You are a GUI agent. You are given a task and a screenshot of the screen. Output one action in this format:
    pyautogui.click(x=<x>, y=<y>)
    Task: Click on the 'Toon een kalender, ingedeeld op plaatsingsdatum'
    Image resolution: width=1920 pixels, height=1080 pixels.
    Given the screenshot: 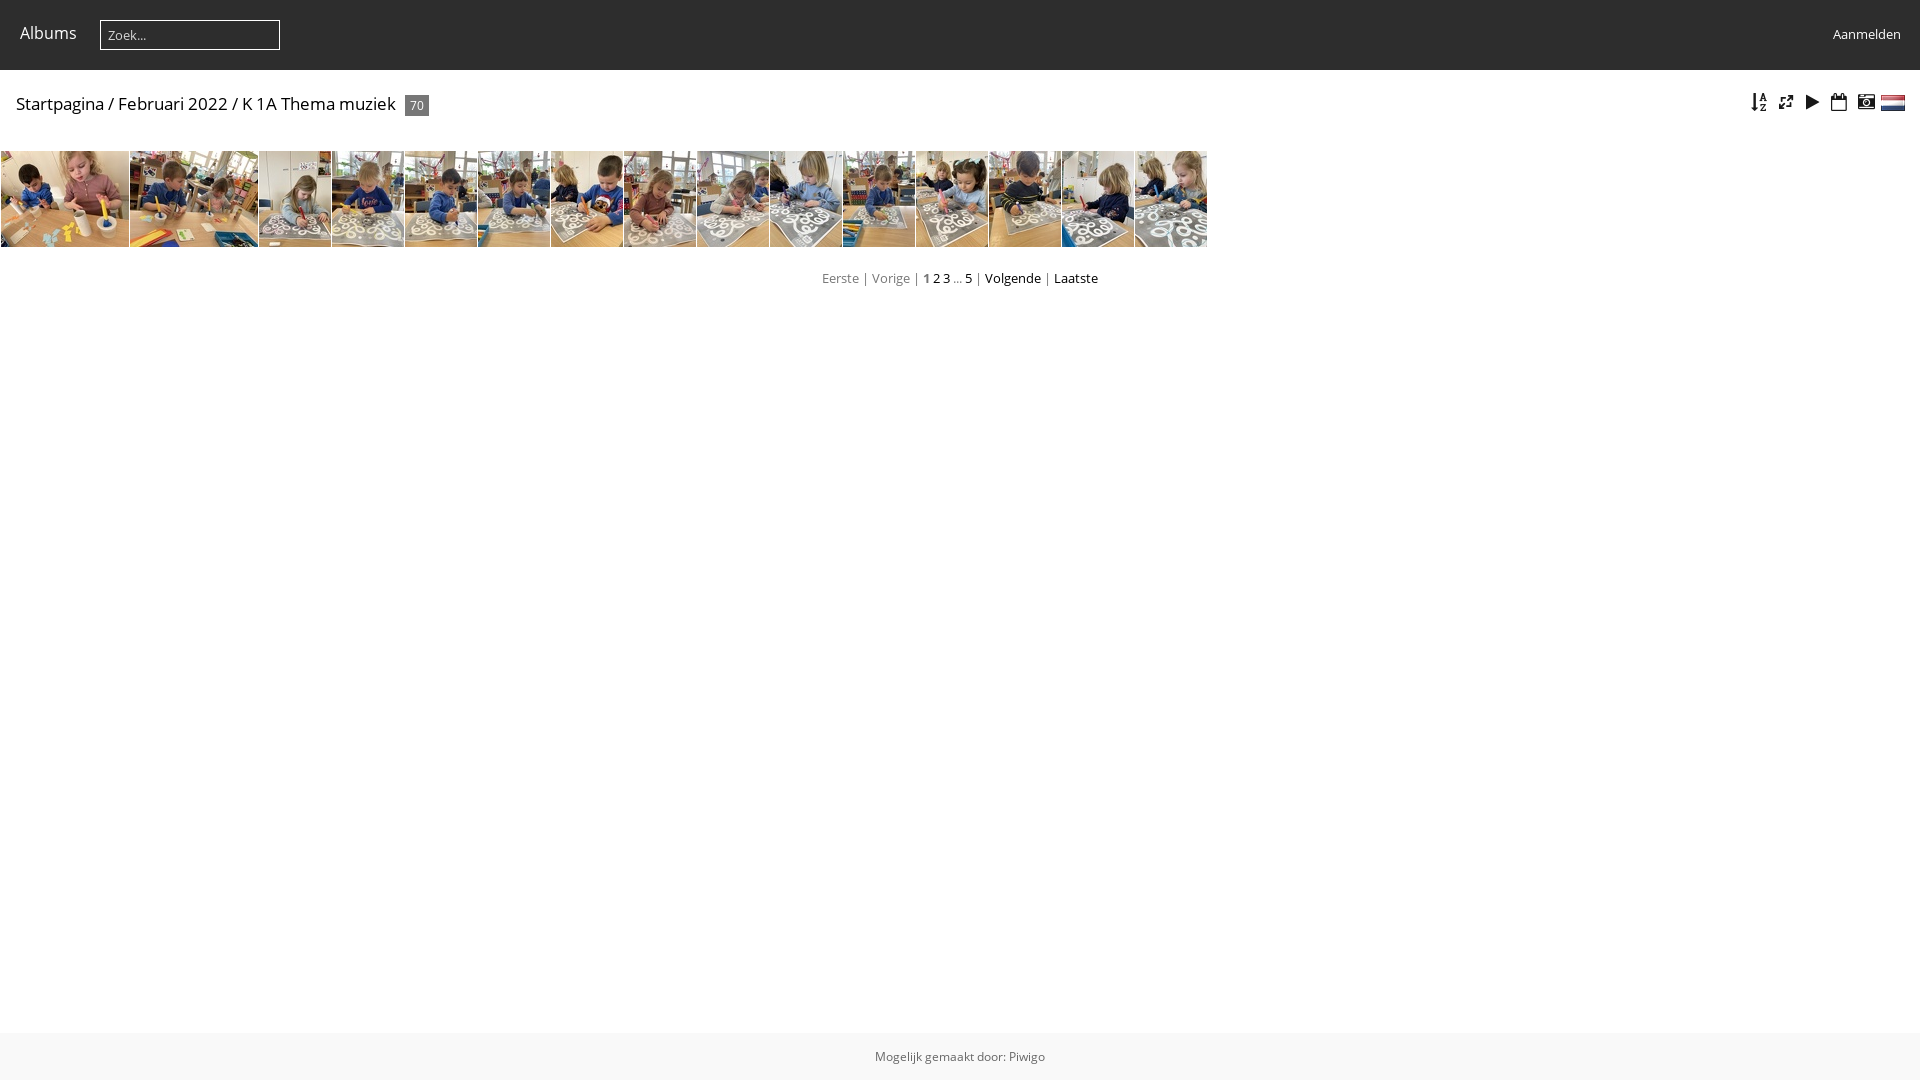 What is the action you would take?
    pyautogui.click(x=1827, y=102)
    